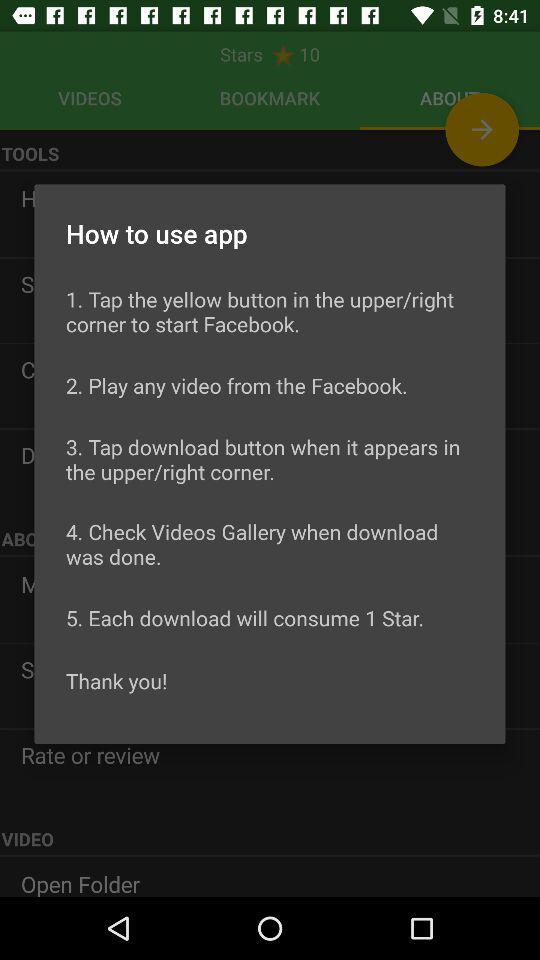 This screenshot has width=540, height=960. I want to click on the 4 check videos icon, so click(270, 544).